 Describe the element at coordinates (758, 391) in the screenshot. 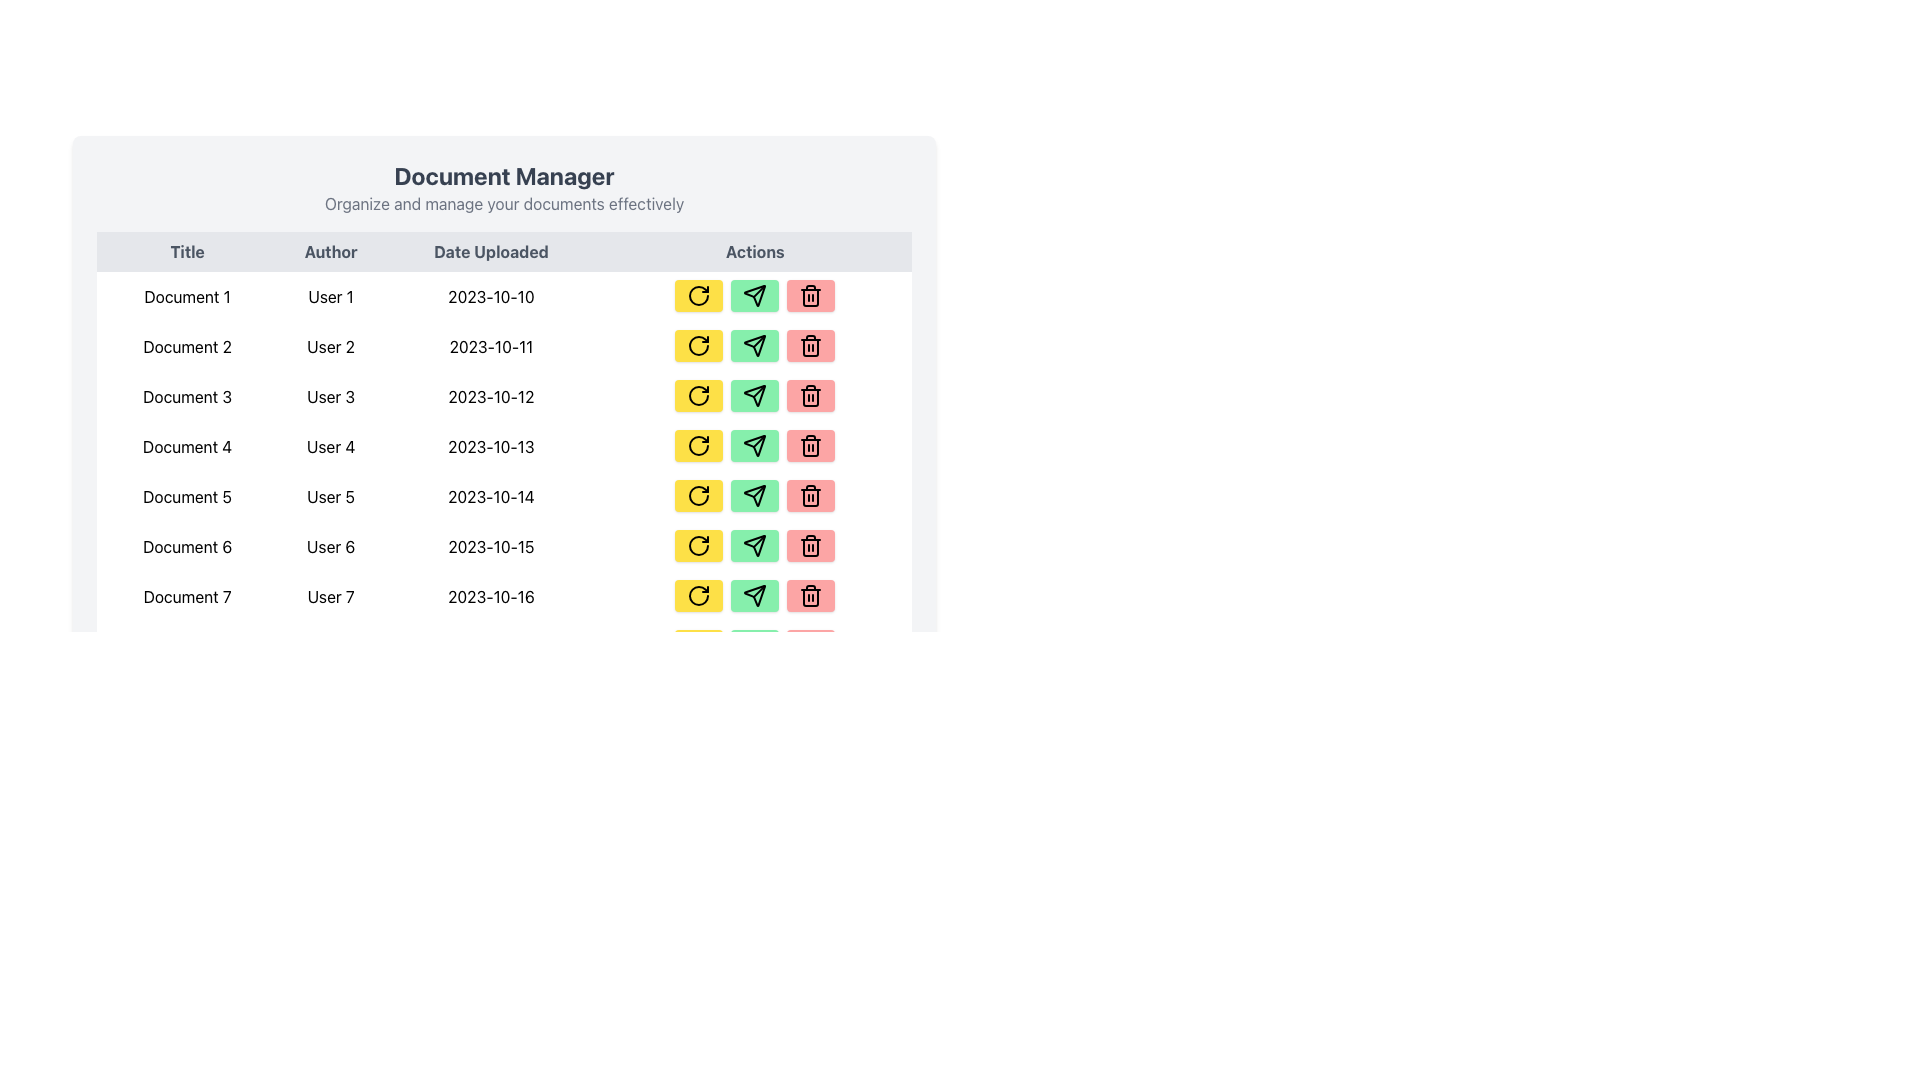

I see `the vector graphic part of the send icon located in the 'Actions' column of the row corresponding to 'Document 3' in the table` at that location.